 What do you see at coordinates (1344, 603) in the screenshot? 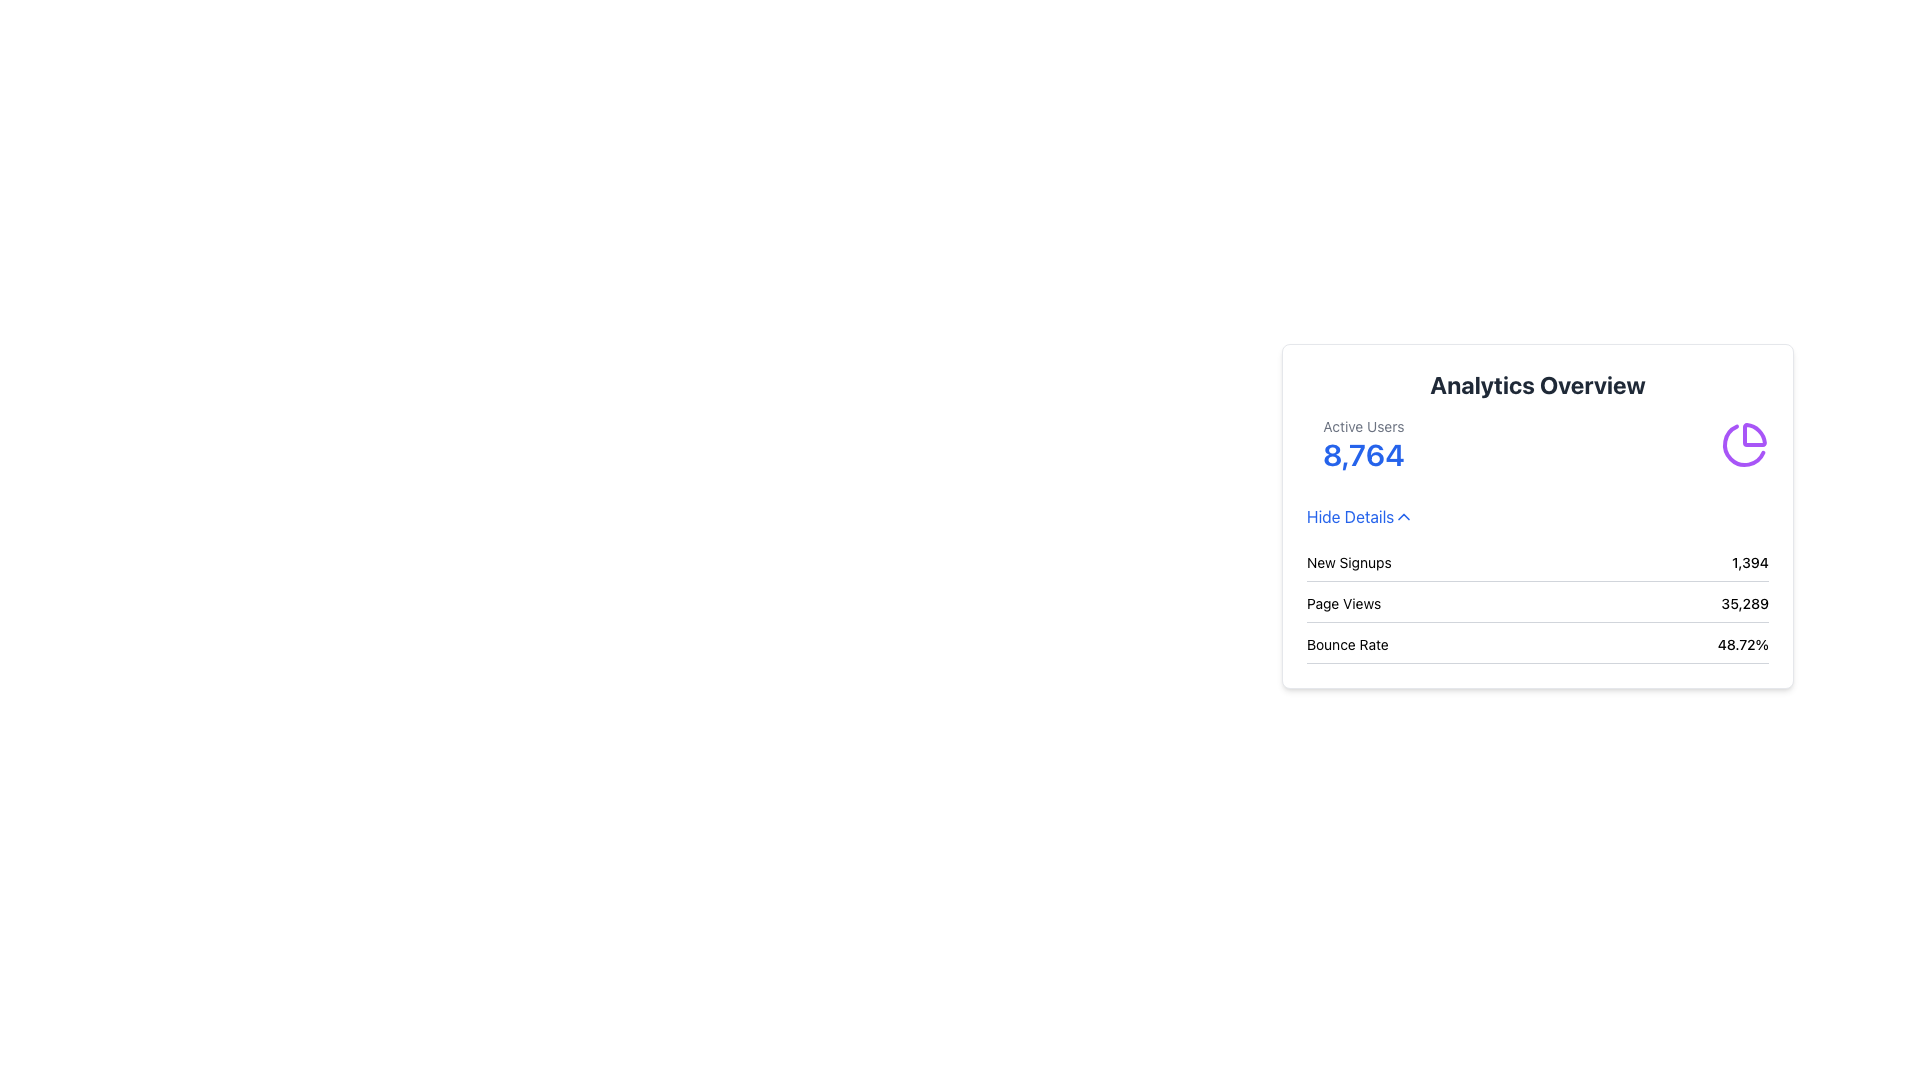
I see `the Text Label indicating the number of page views, which is positioned to the left of the value '35,289' in the statistics section of the interface` at bounding box center [1344, 603].